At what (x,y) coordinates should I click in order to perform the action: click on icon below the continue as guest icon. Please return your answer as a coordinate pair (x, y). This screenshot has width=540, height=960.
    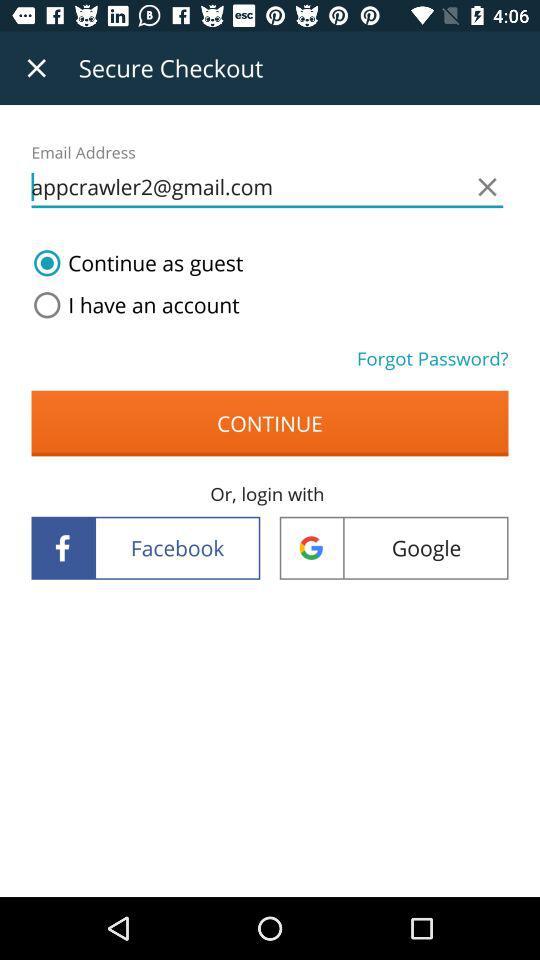
    Looking at the image, I should click on (132, 305).